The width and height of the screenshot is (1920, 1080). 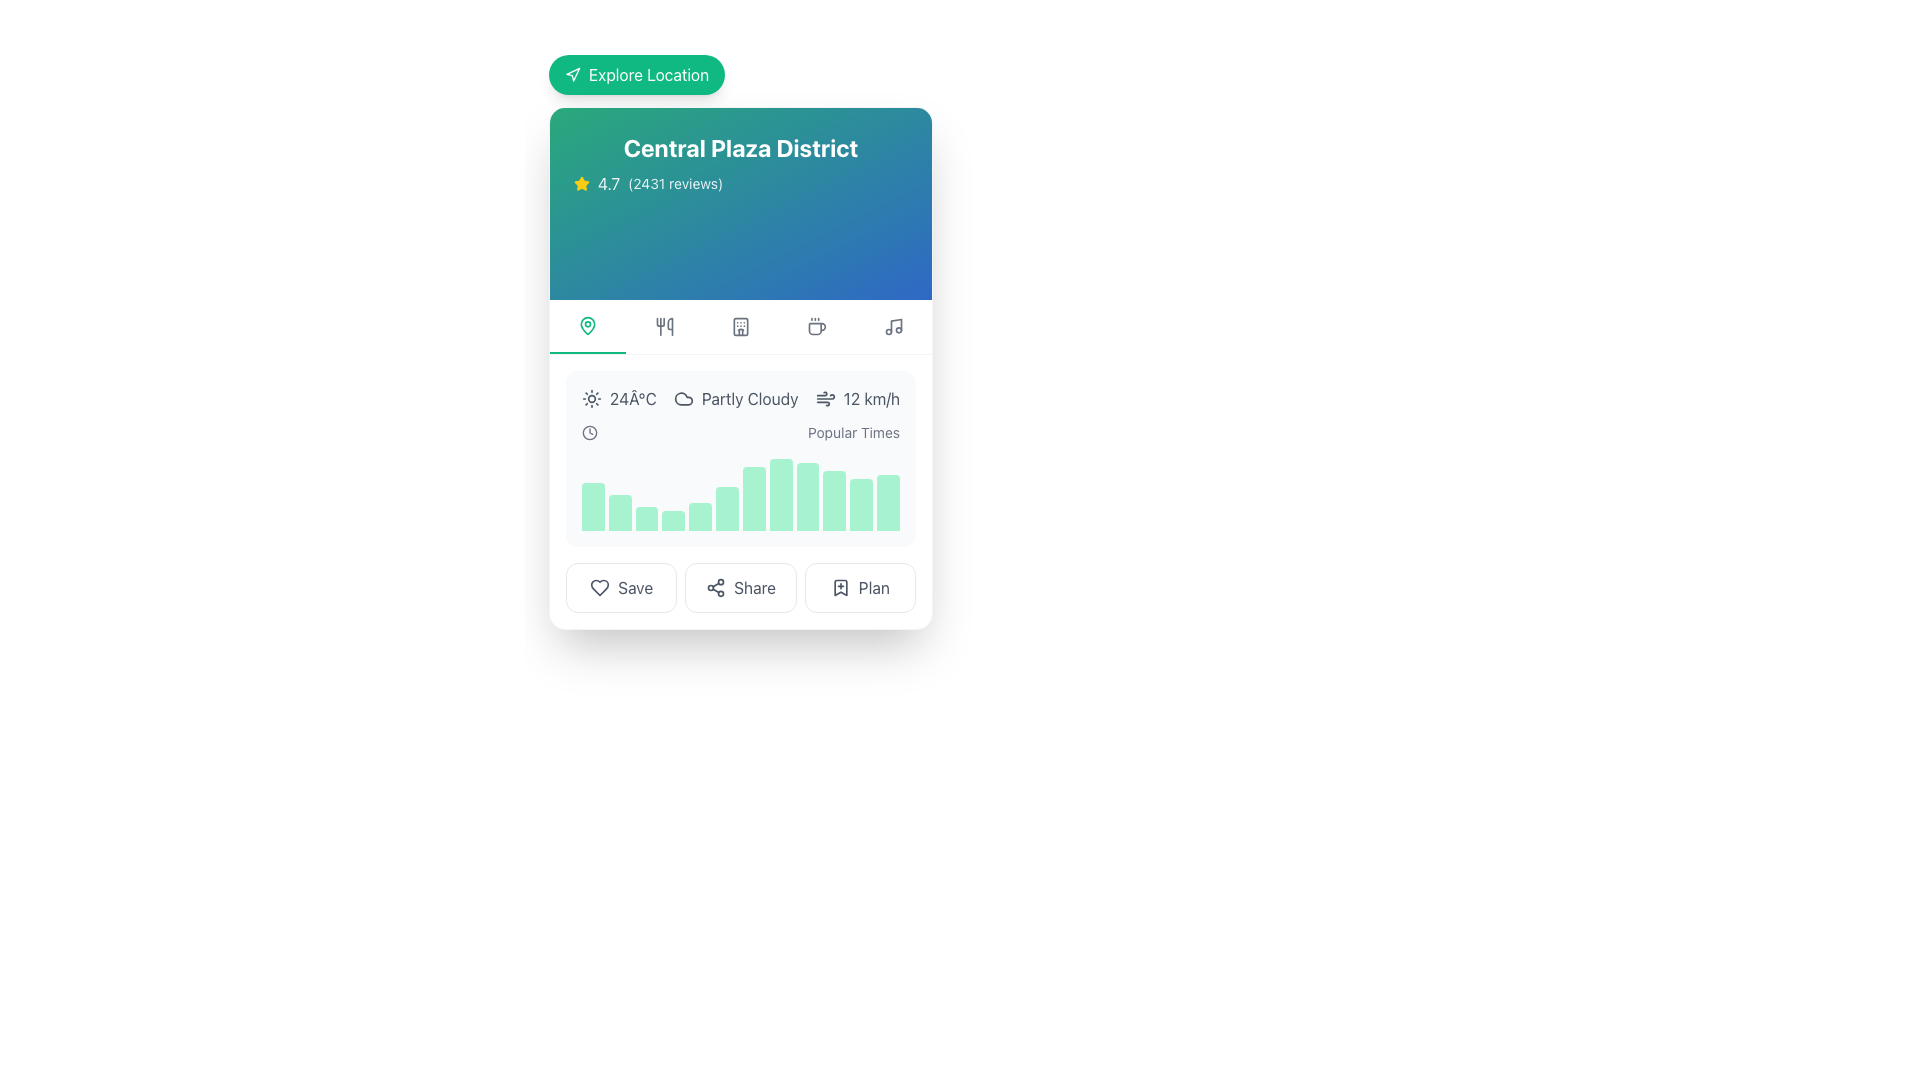 I want to click on text label displaying the total number of reviews '(2431 reviews)' associated with the rating score '4.7' for the 'Central Plaza District' title, so click(x=675, y=184).